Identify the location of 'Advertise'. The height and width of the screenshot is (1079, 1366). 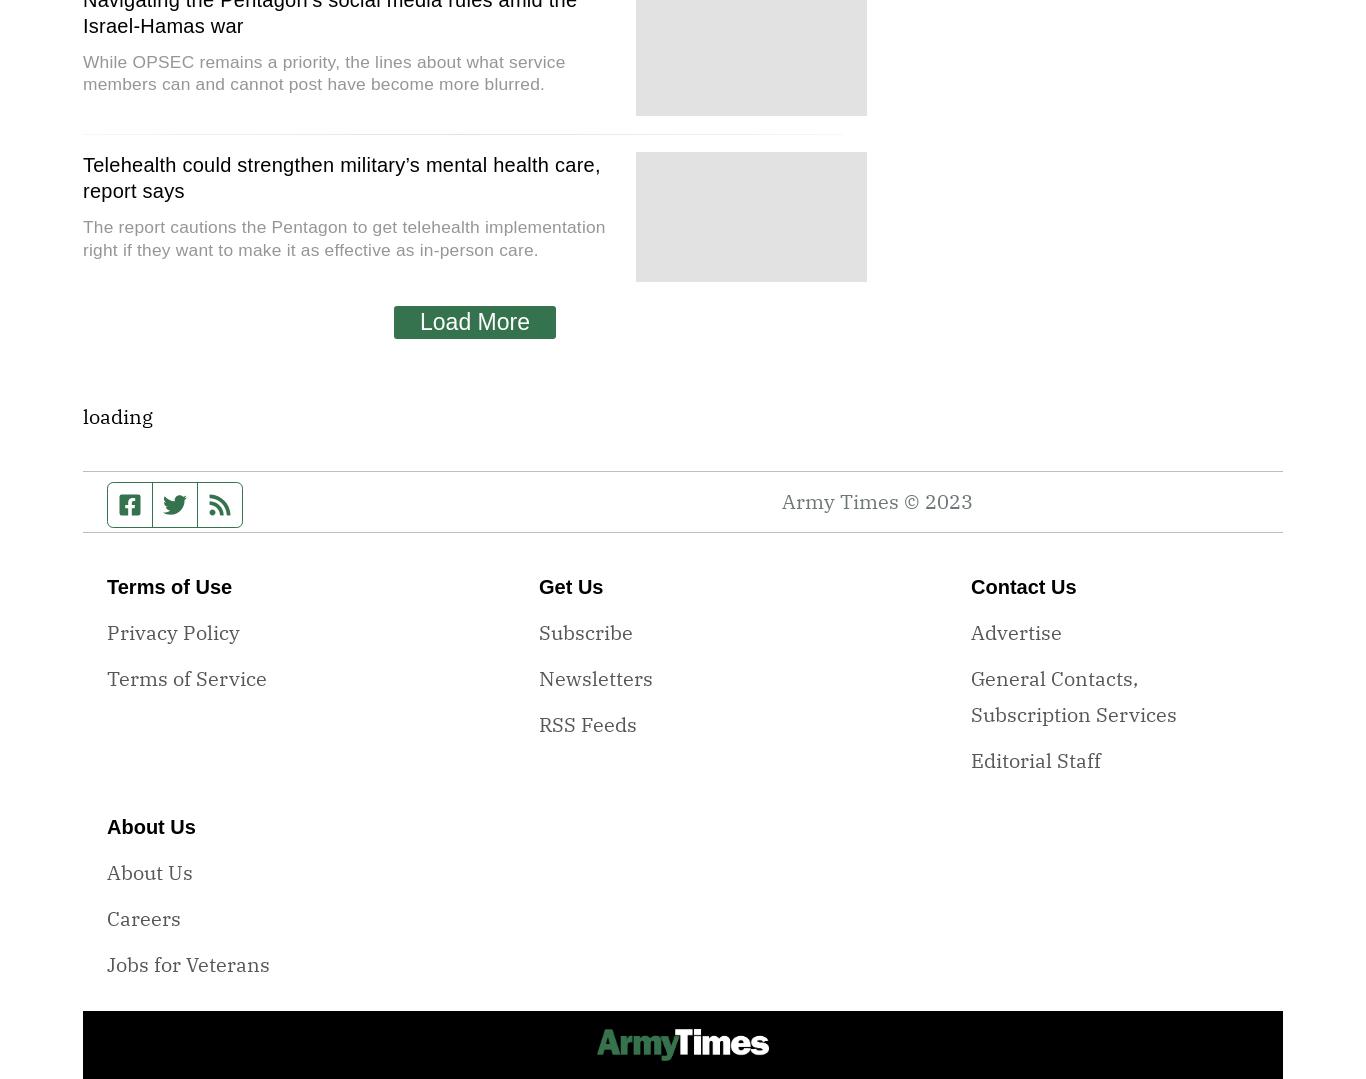
(1016, 631).